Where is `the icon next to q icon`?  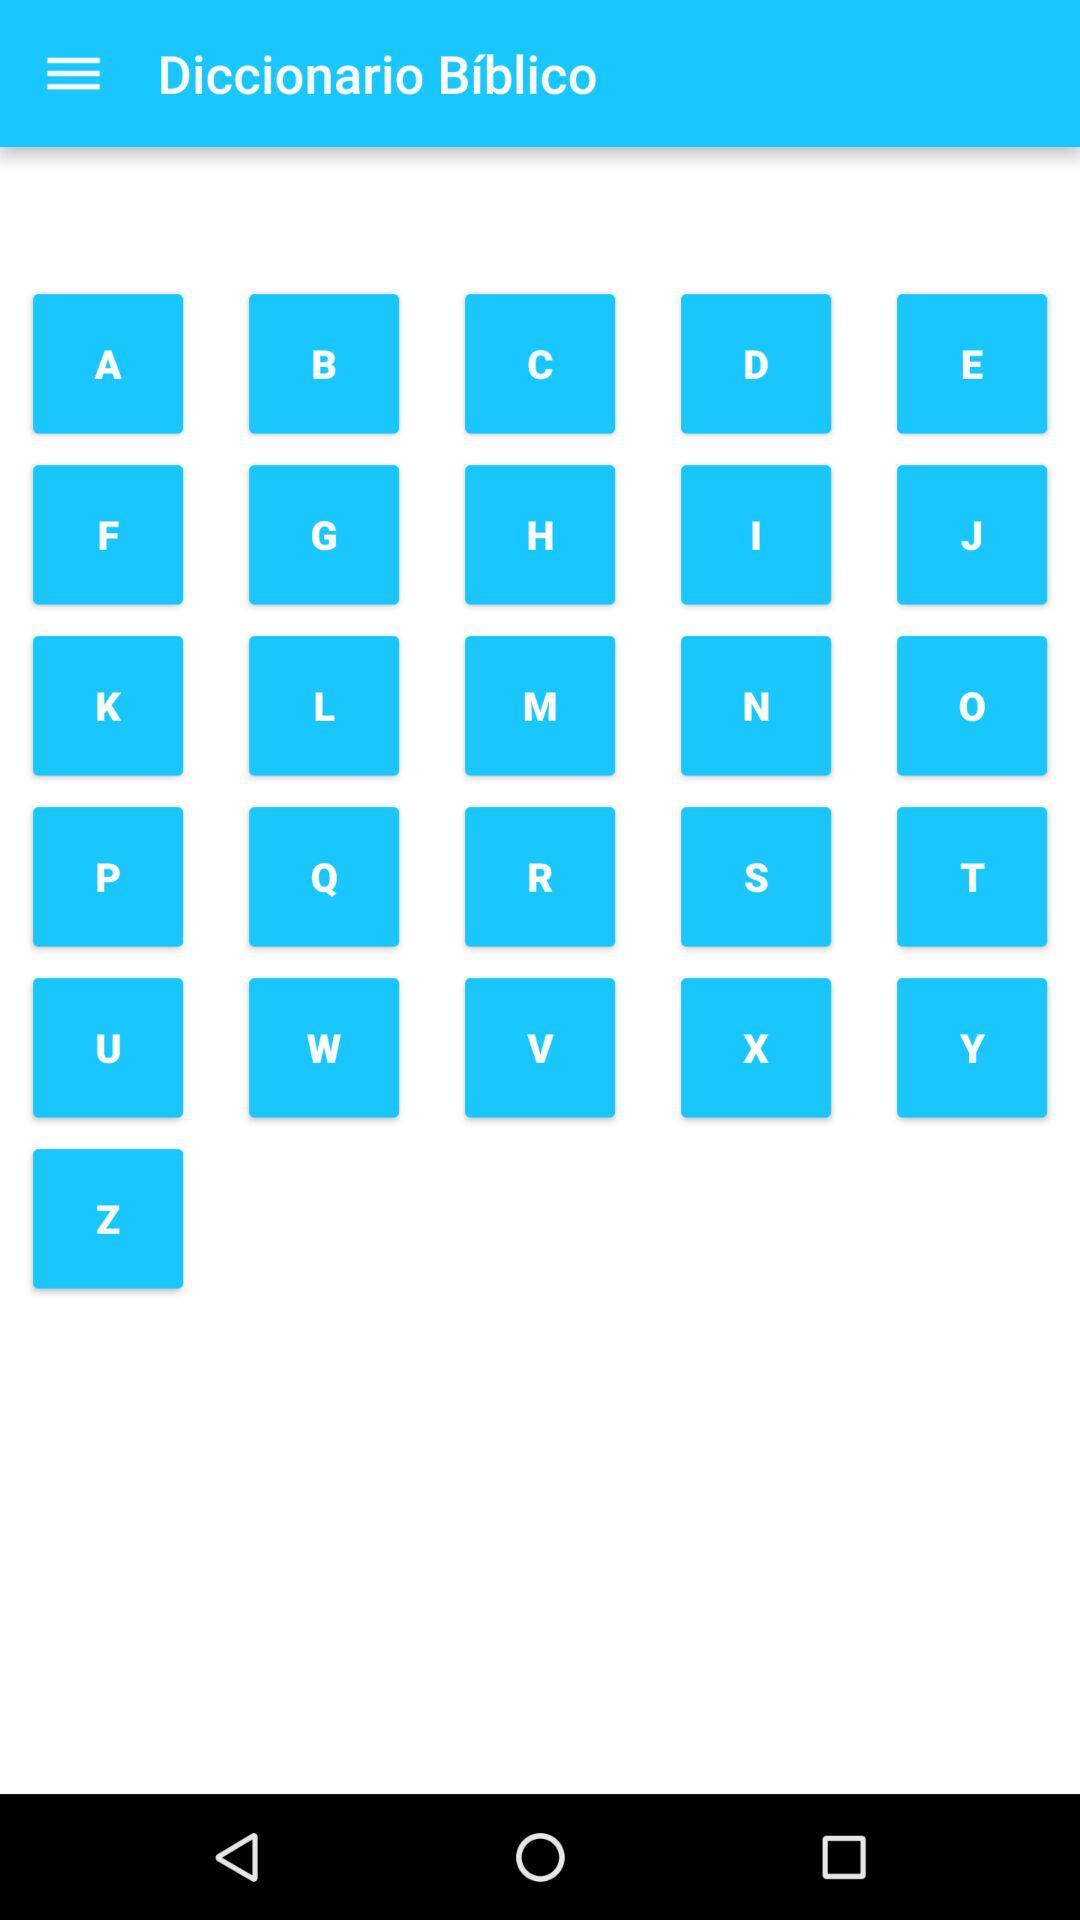 the icon next to q icon is located at coordinates (540, 1046).